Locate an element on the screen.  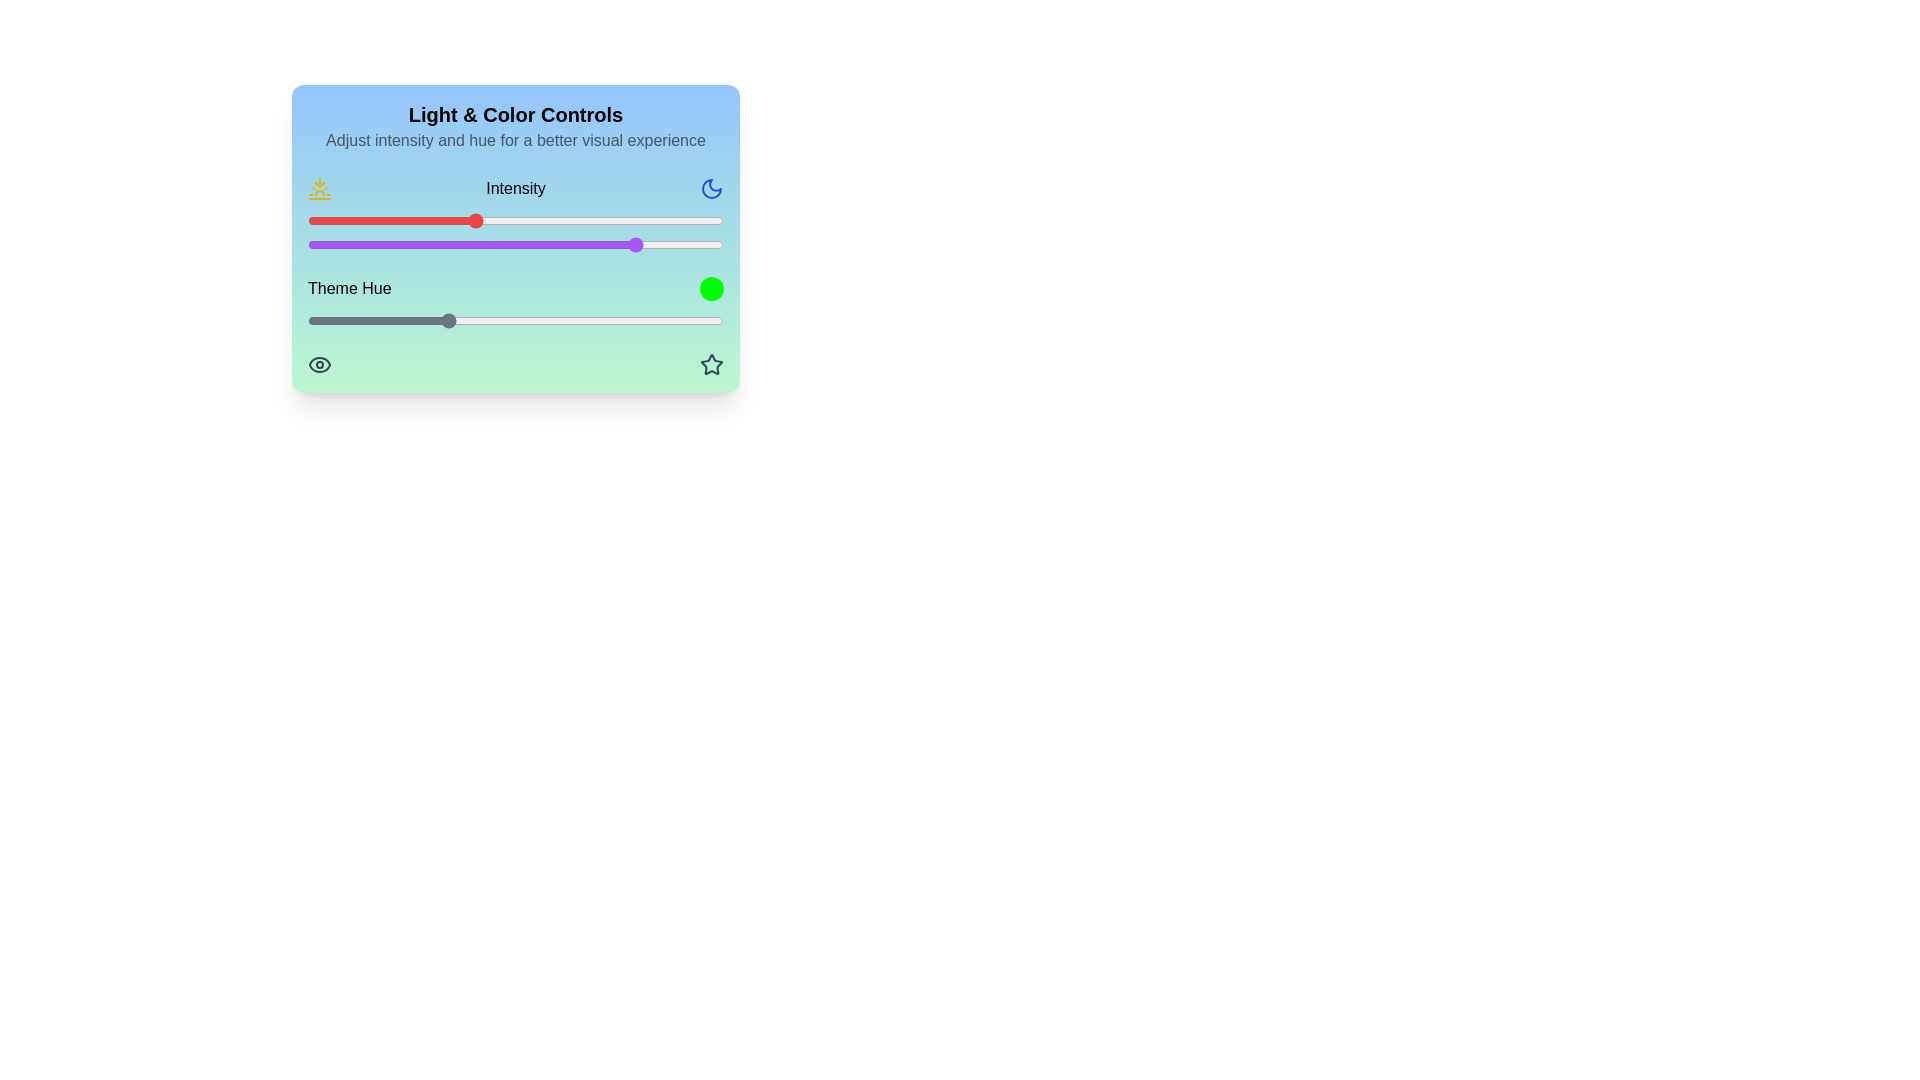
the slider value is located at coordinates (332, 244).